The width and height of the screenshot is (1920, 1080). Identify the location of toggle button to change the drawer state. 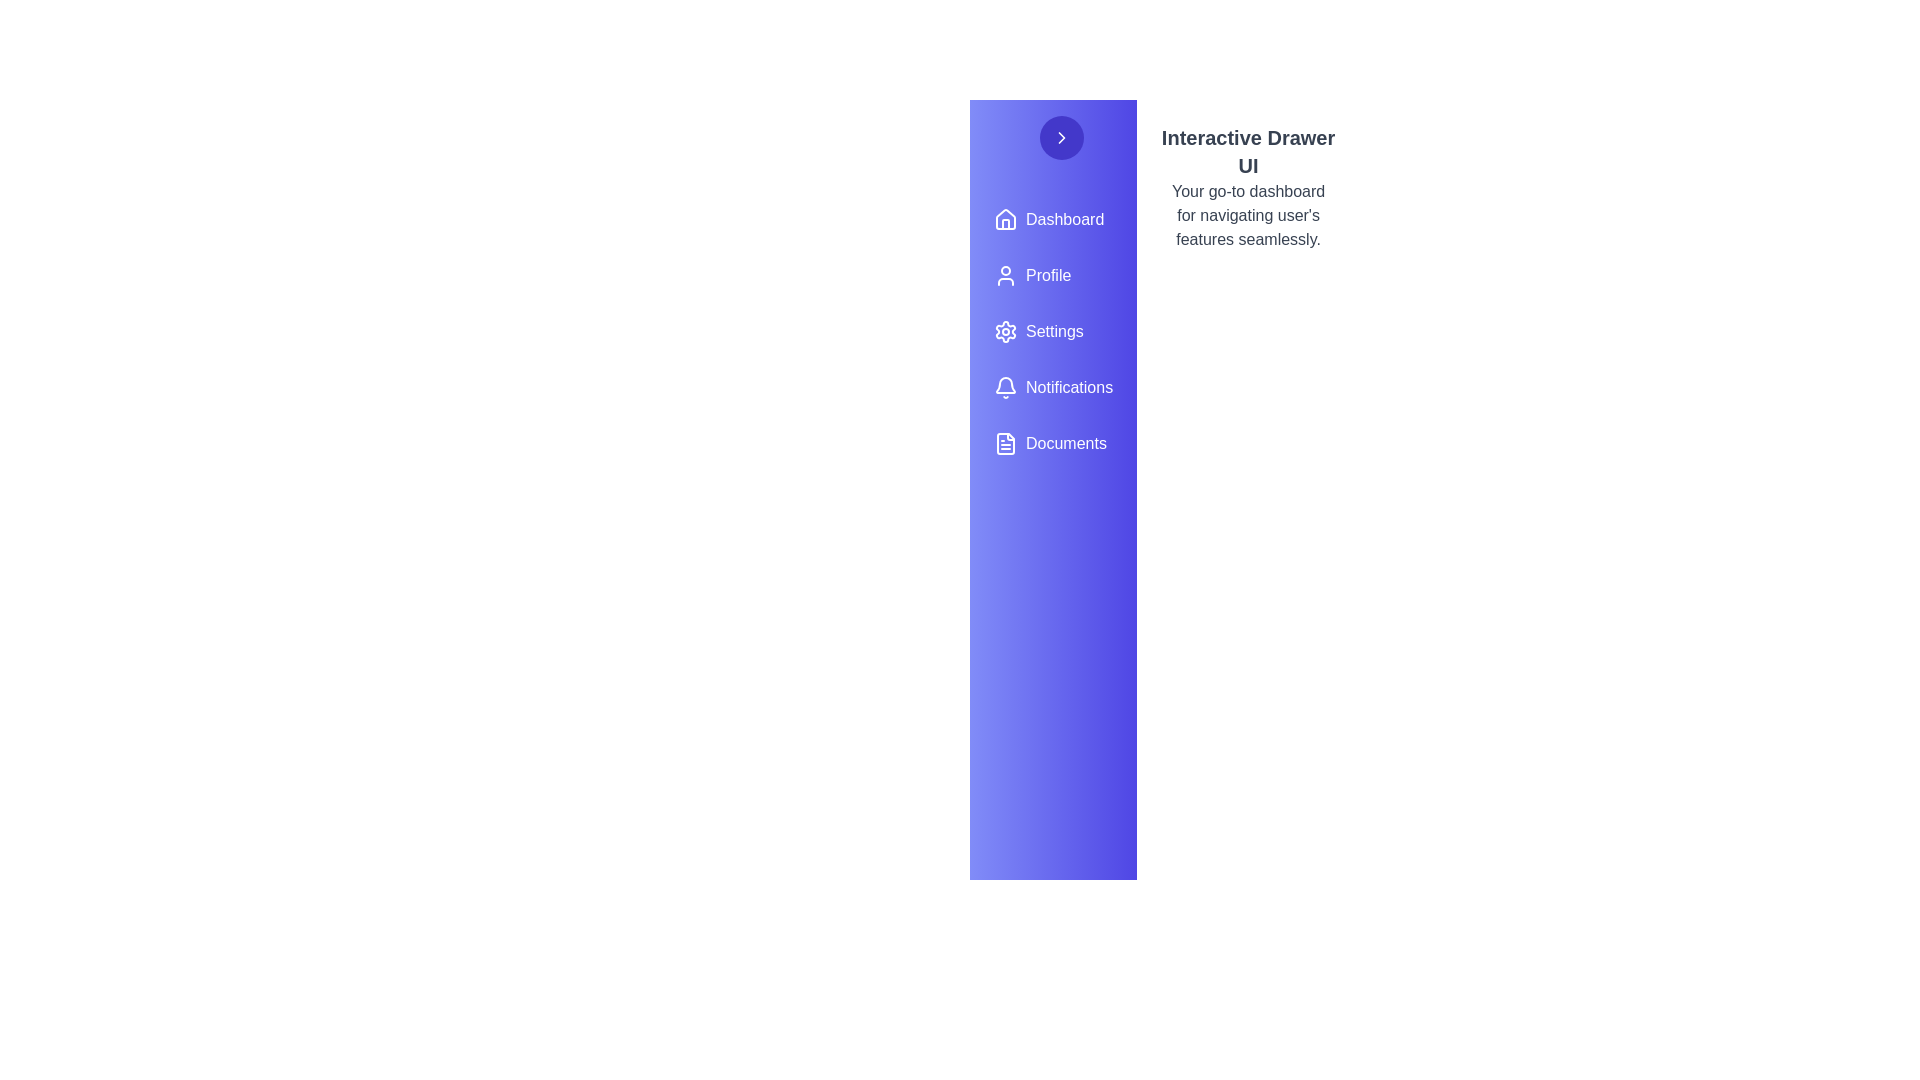
(1060, 137).